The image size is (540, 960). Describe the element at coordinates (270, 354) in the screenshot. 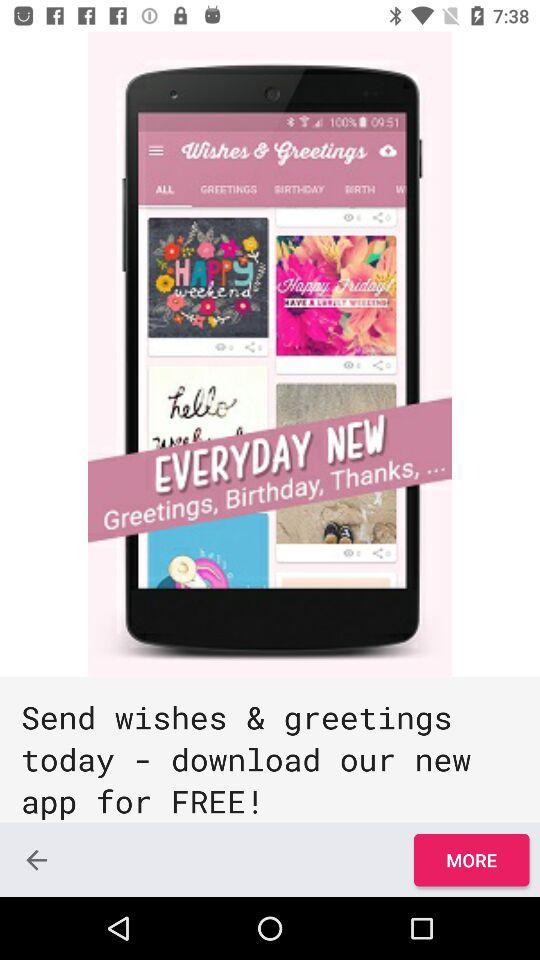

I see `wireless cellular device` at that location.